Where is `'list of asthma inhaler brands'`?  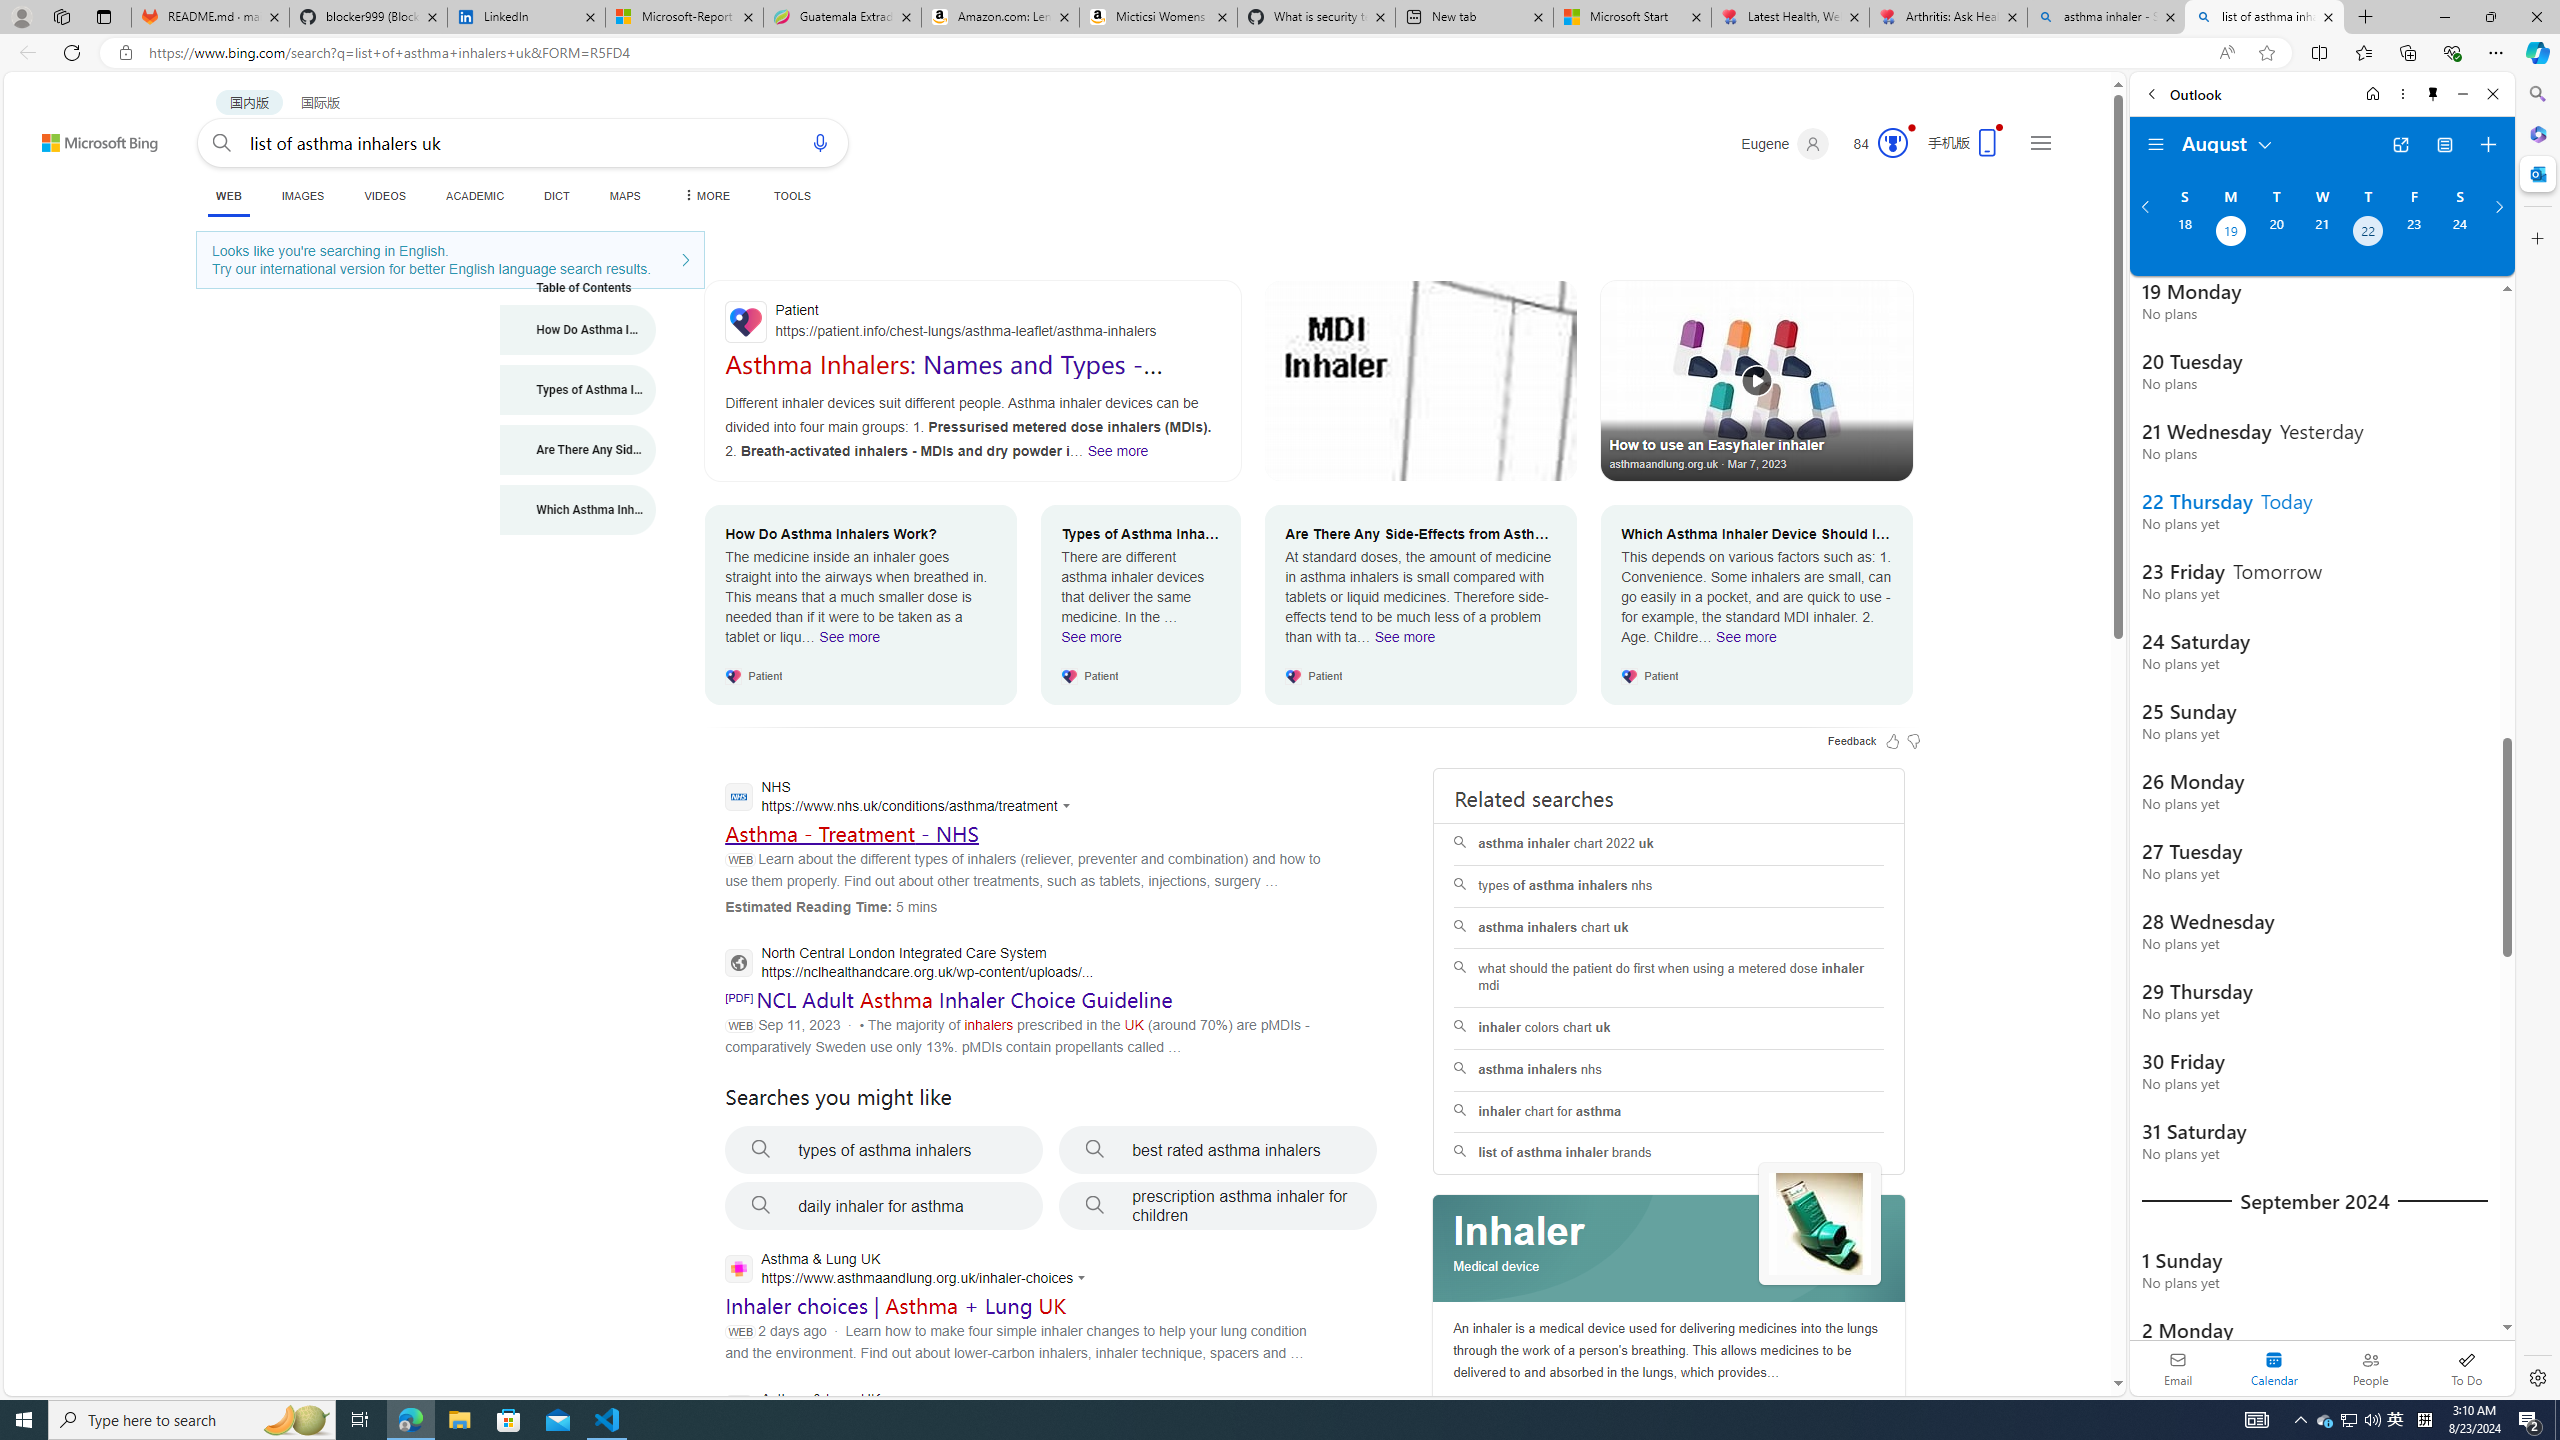 'list of asthma inhaler brands' is located at coordinates (1668, 1153).